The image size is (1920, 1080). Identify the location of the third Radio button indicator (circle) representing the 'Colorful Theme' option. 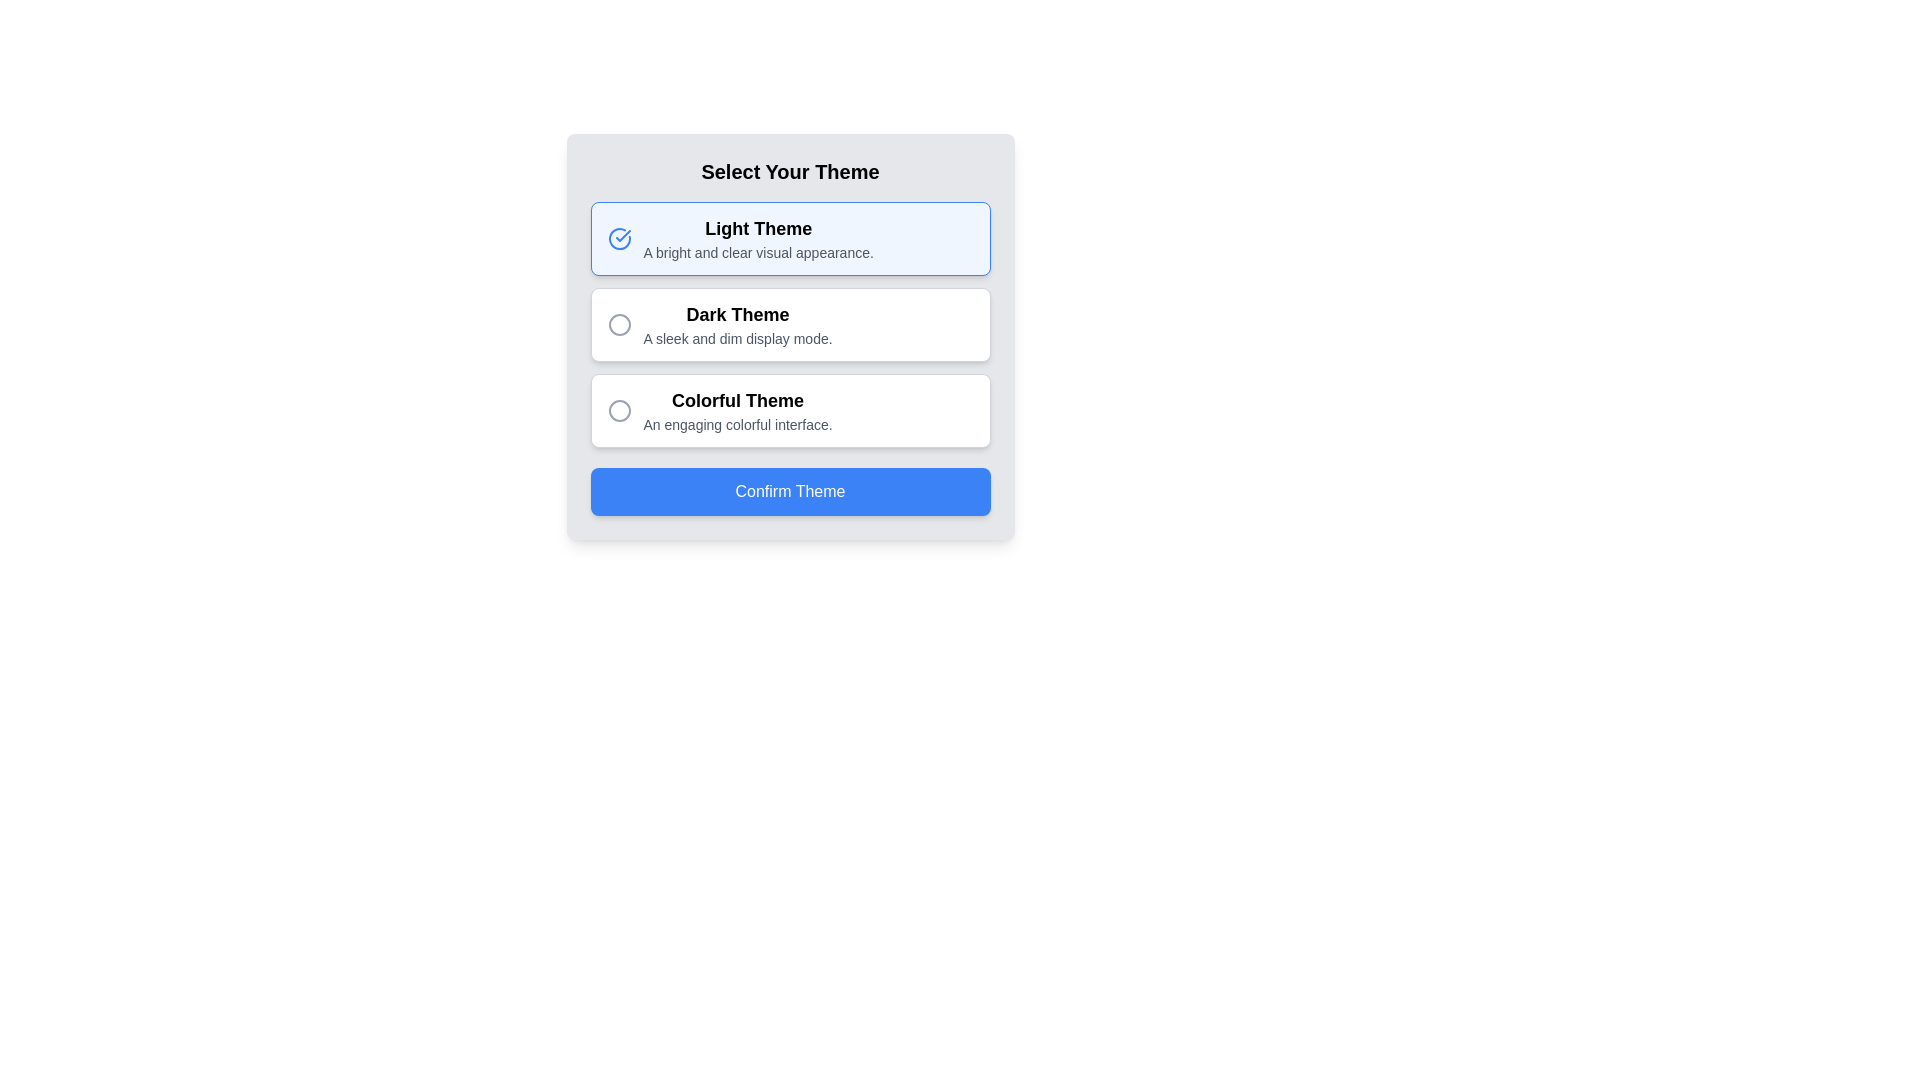
(618, 410).